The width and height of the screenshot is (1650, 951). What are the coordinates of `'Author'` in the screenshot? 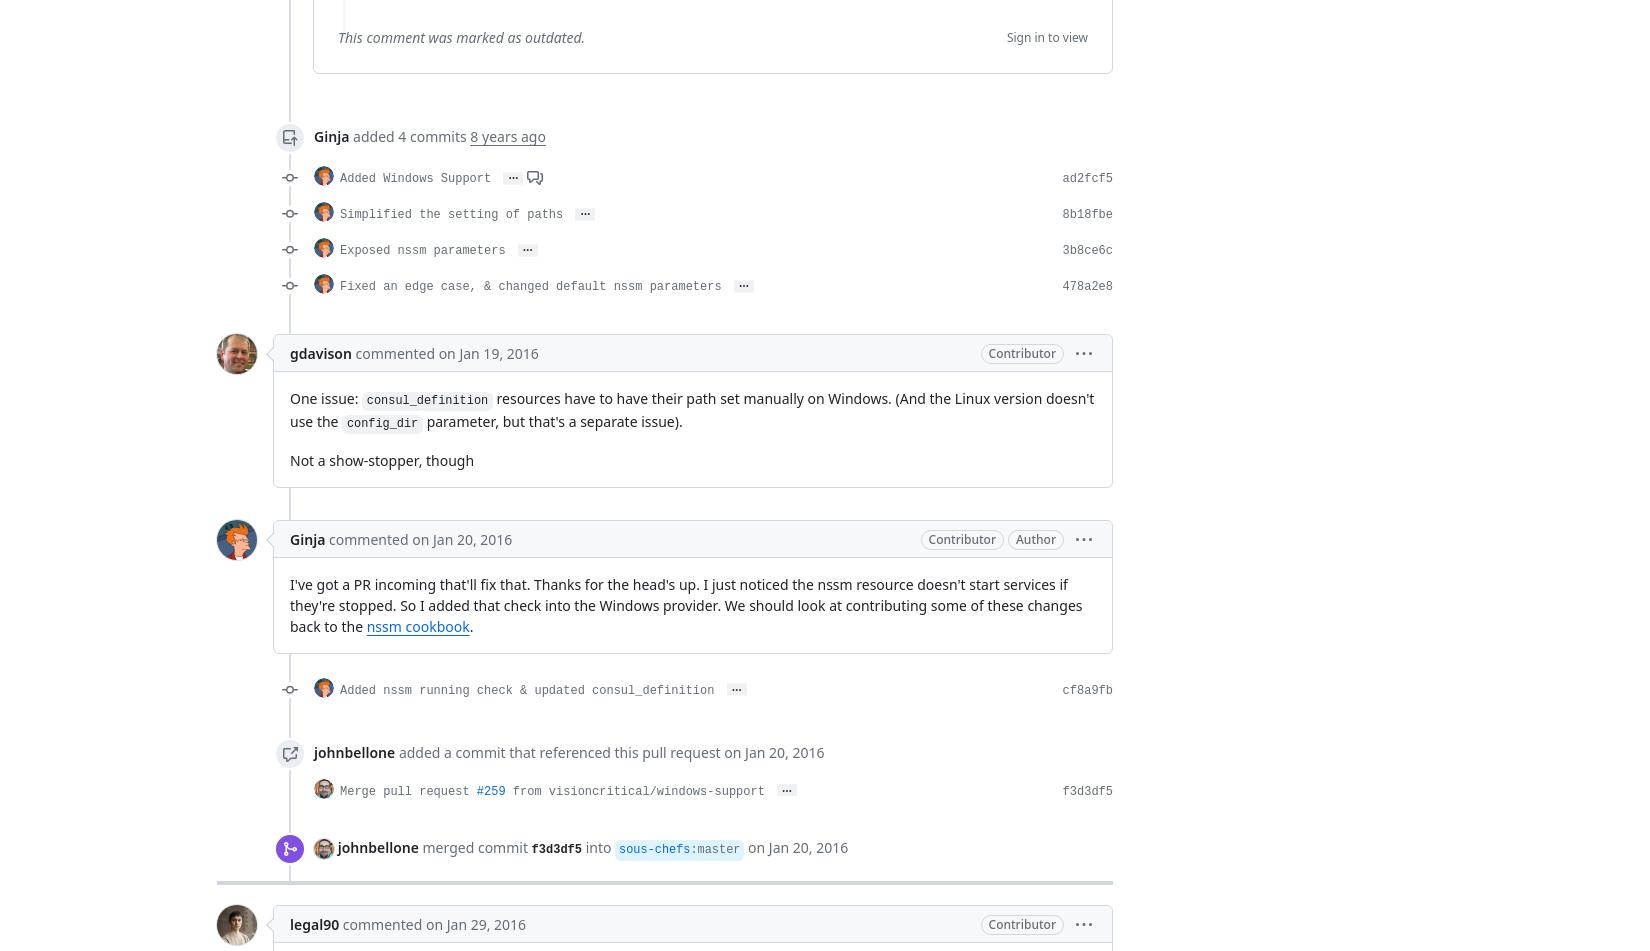 It's located at (1036, 538).